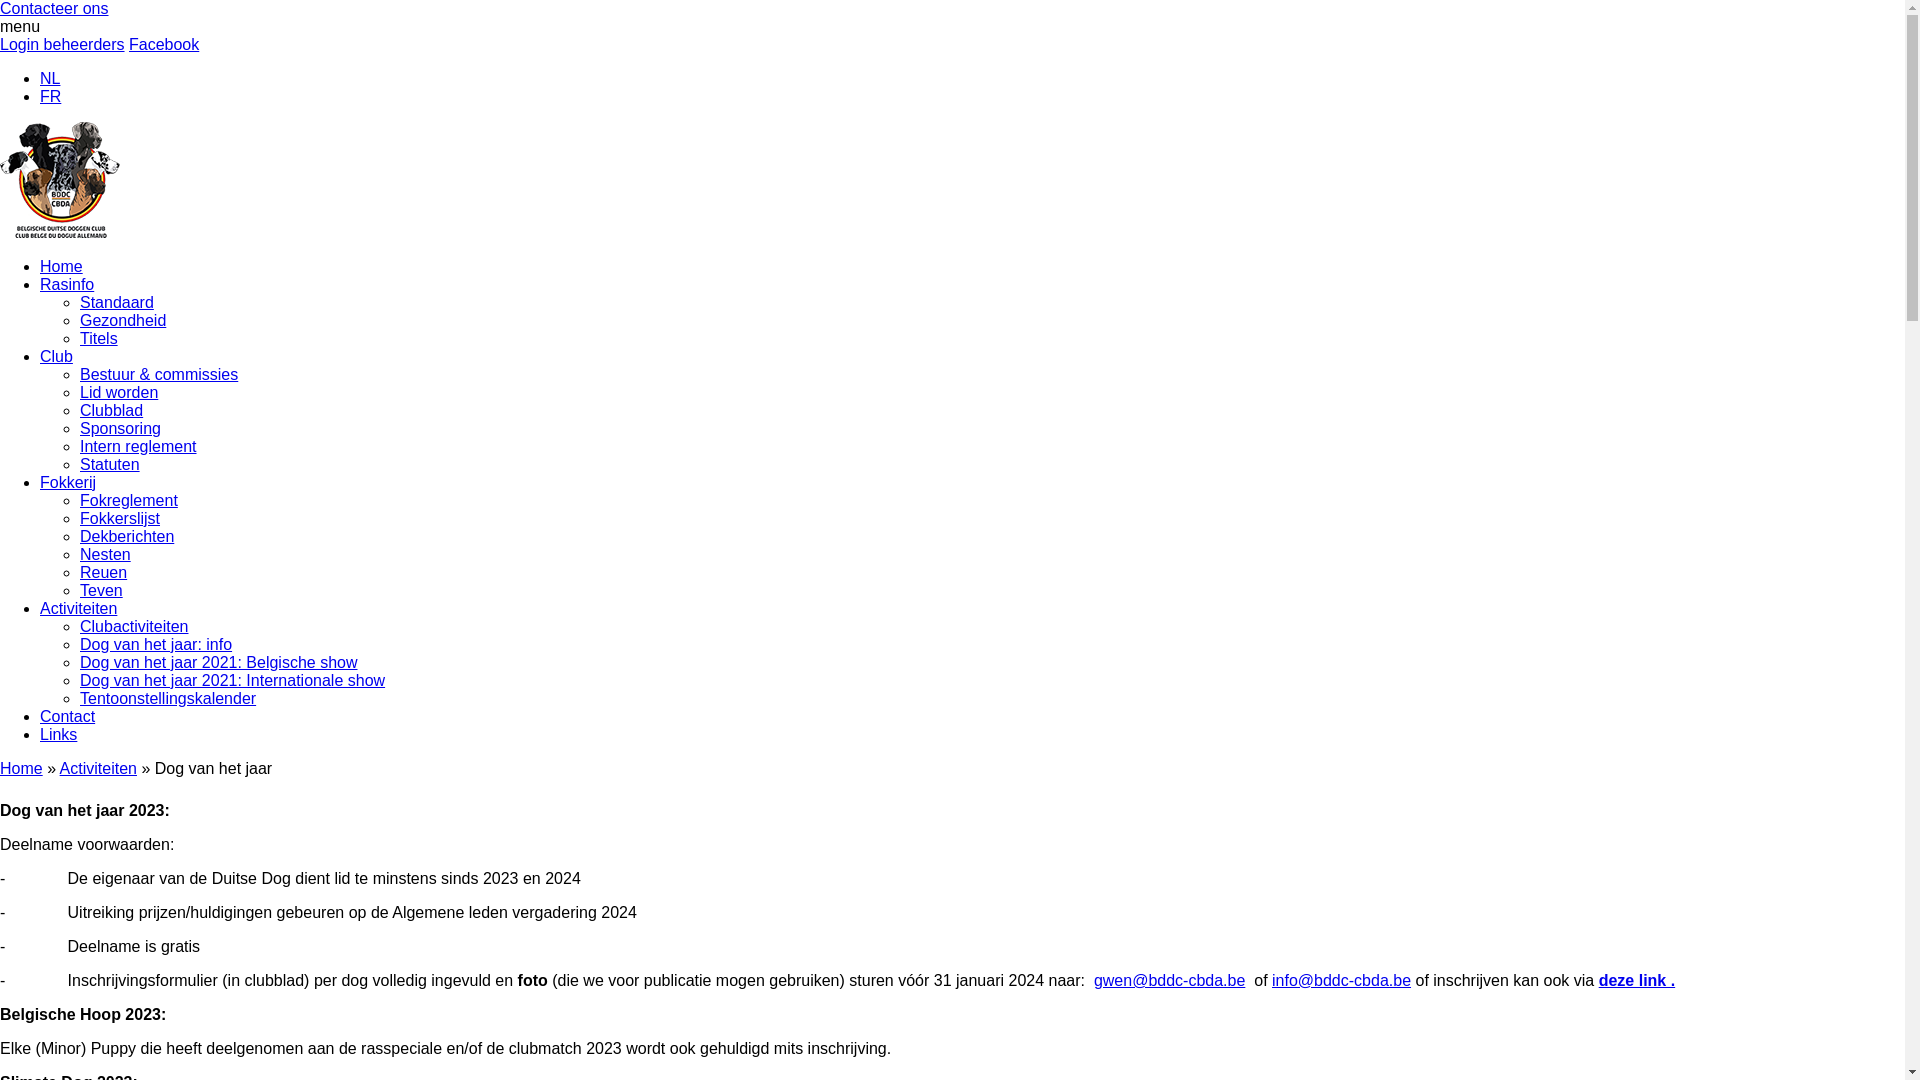 This screenshot has width=1920, height=1080. What do you see at coordinates (110, 409) in the screenshot?
I see `'Clubblad'` at bounding box center [110, 409].